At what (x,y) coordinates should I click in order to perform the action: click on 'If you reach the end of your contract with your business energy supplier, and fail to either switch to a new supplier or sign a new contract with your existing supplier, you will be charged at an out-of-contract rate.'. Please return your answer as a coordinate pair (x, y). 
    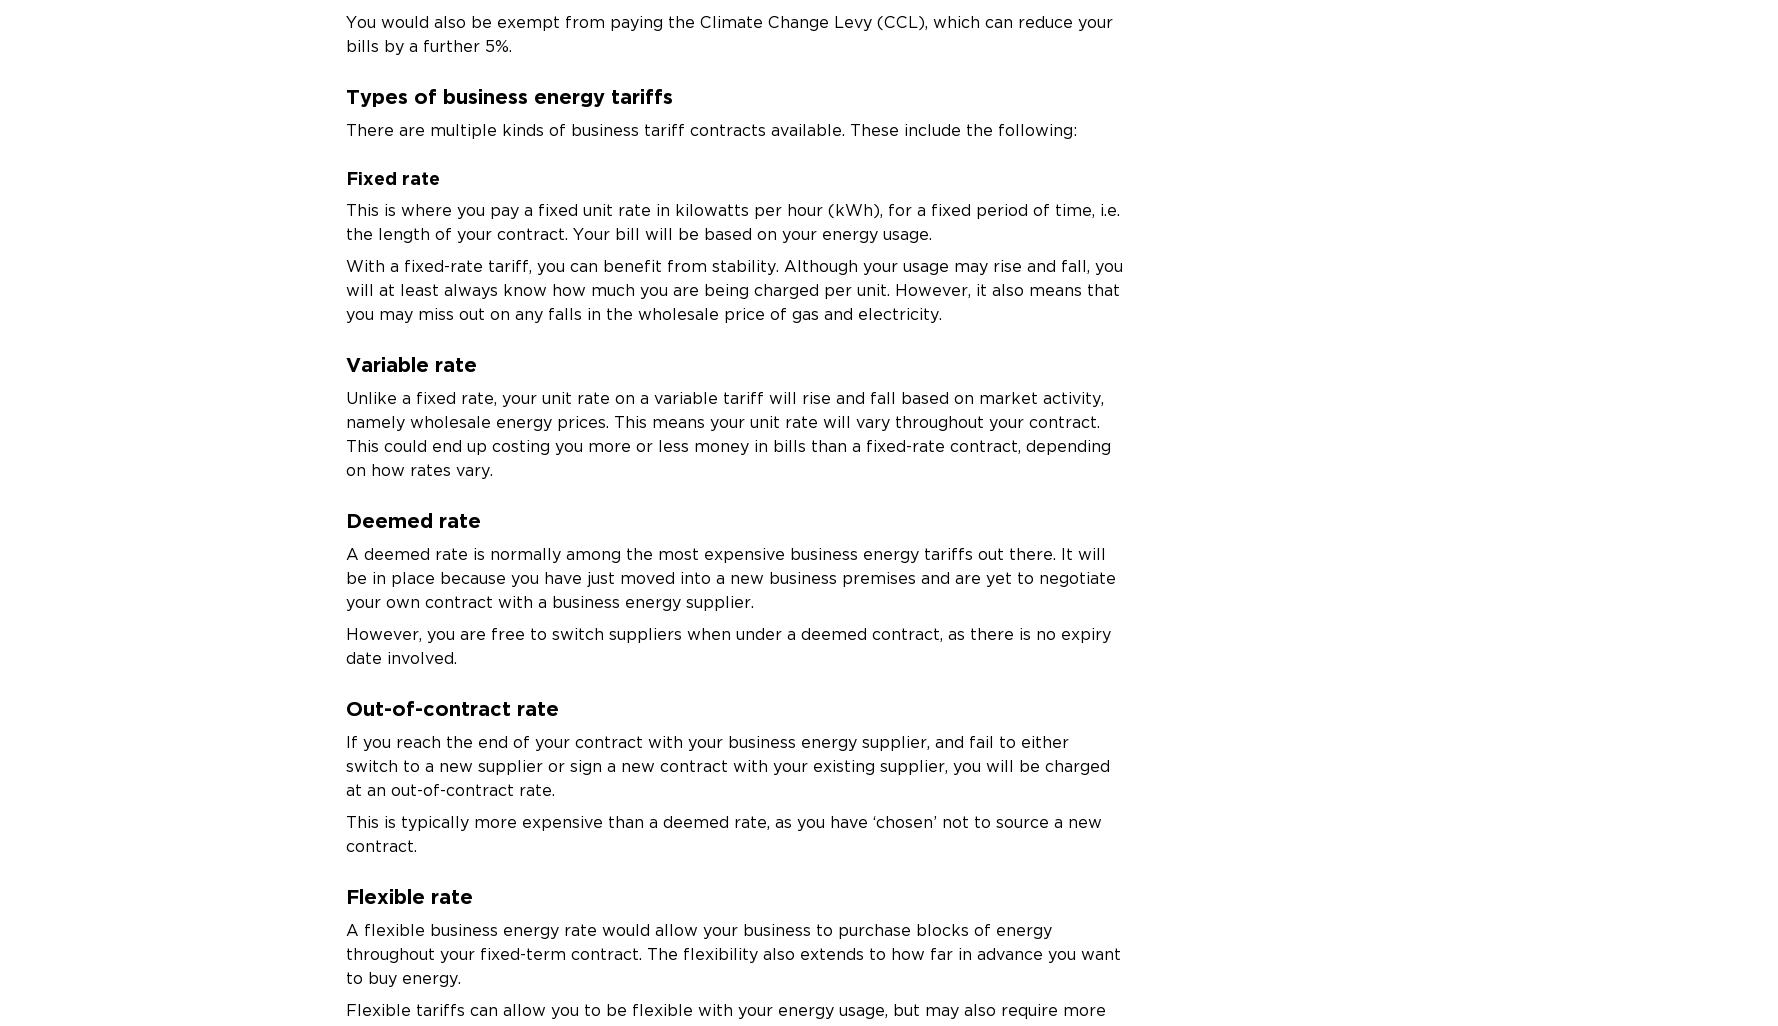
    Looking at the image, I should click on (344, 765).